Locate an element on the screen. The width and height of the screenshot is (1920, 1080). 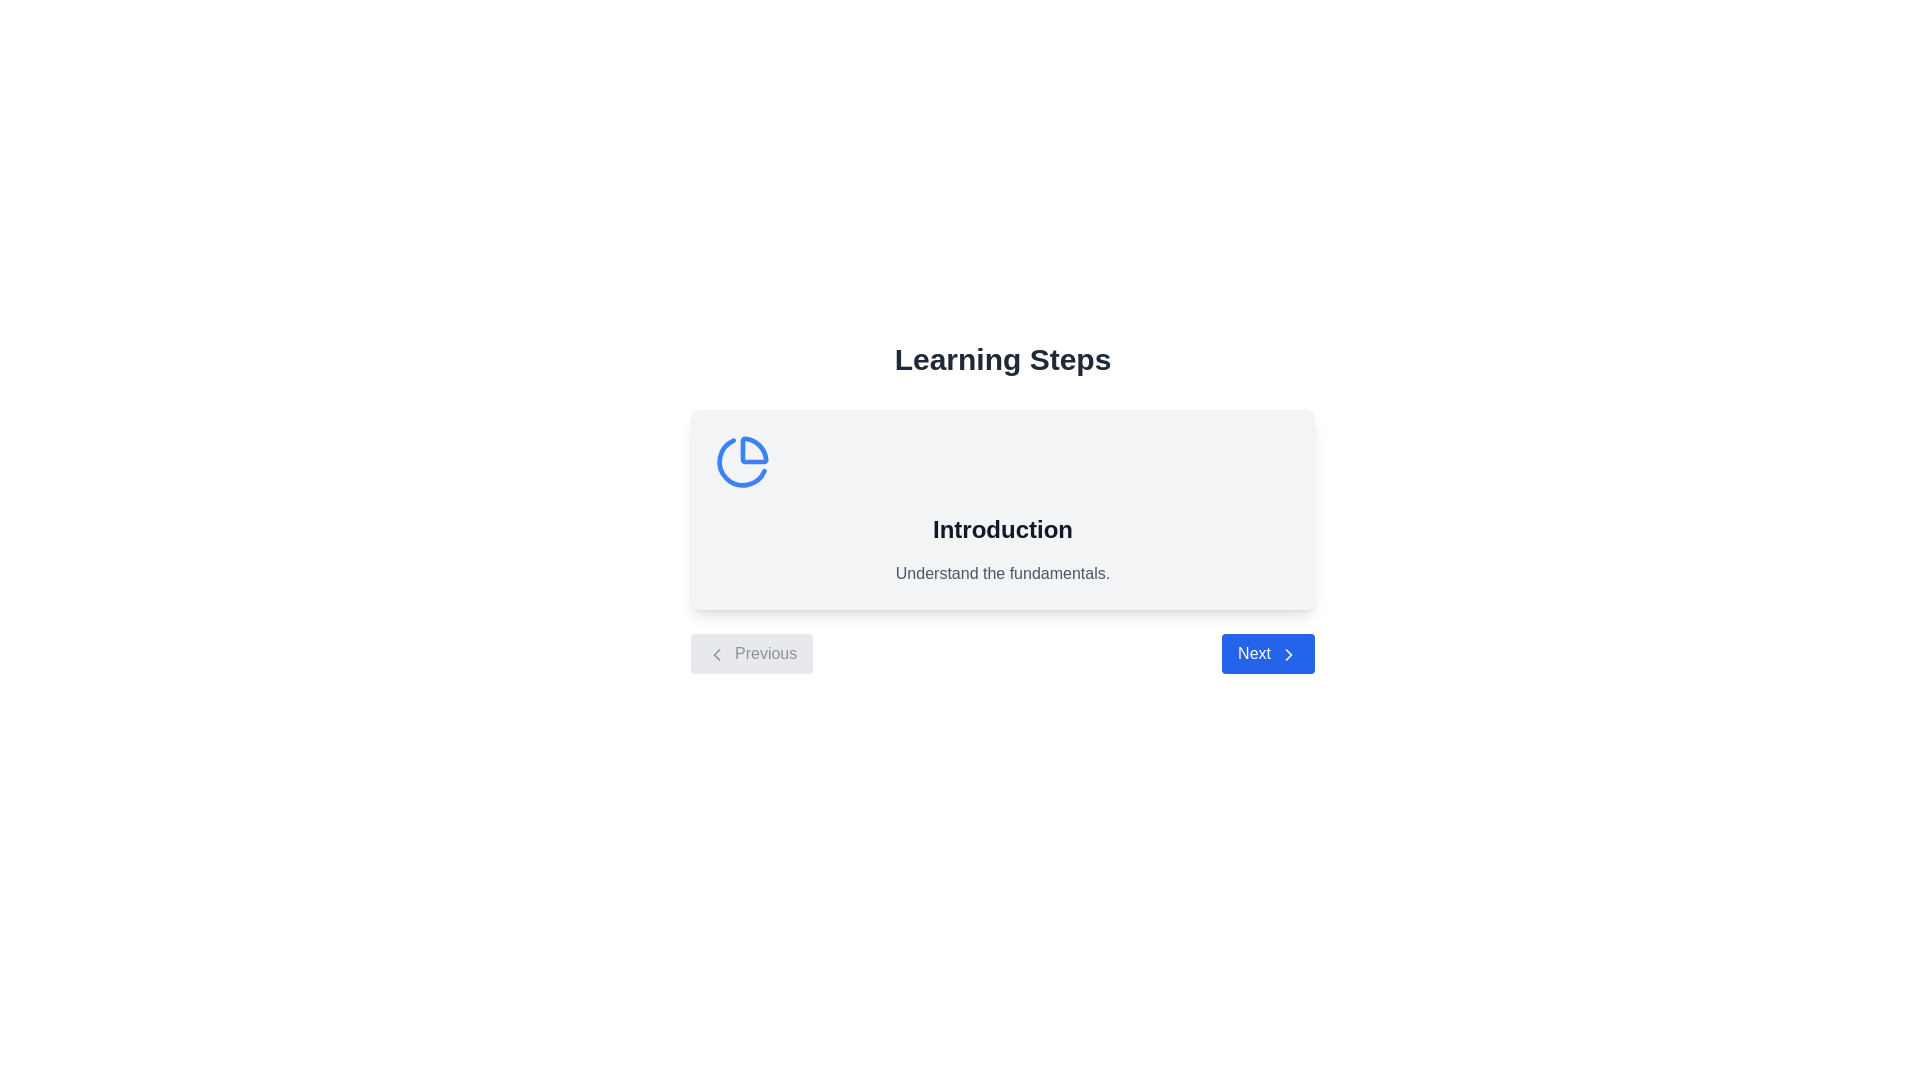
the left-pointing chevron icon located to the left of the 'Previous' button in the navigation bar is located at coordinates (716, 654).